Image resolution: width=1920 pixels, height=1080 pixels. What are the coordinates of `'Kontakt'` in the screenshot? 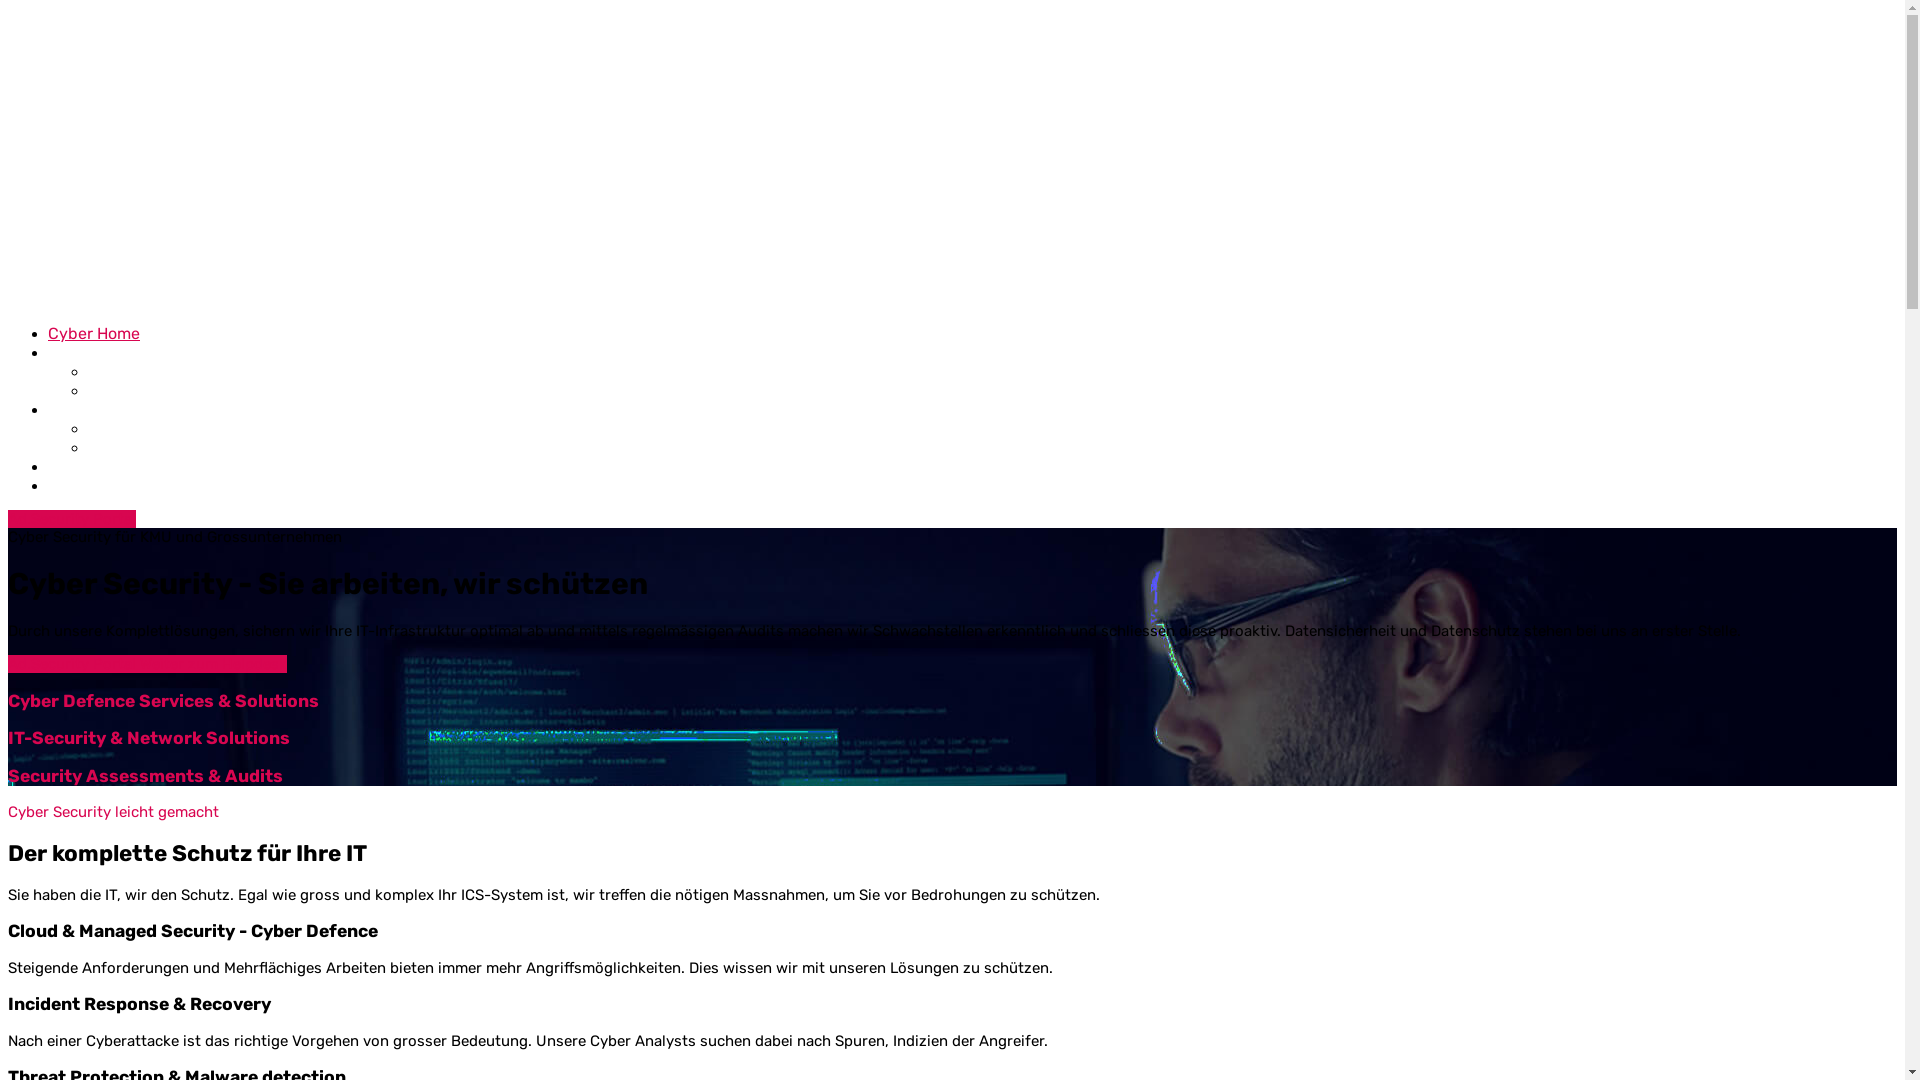 It's located at (76, 485).